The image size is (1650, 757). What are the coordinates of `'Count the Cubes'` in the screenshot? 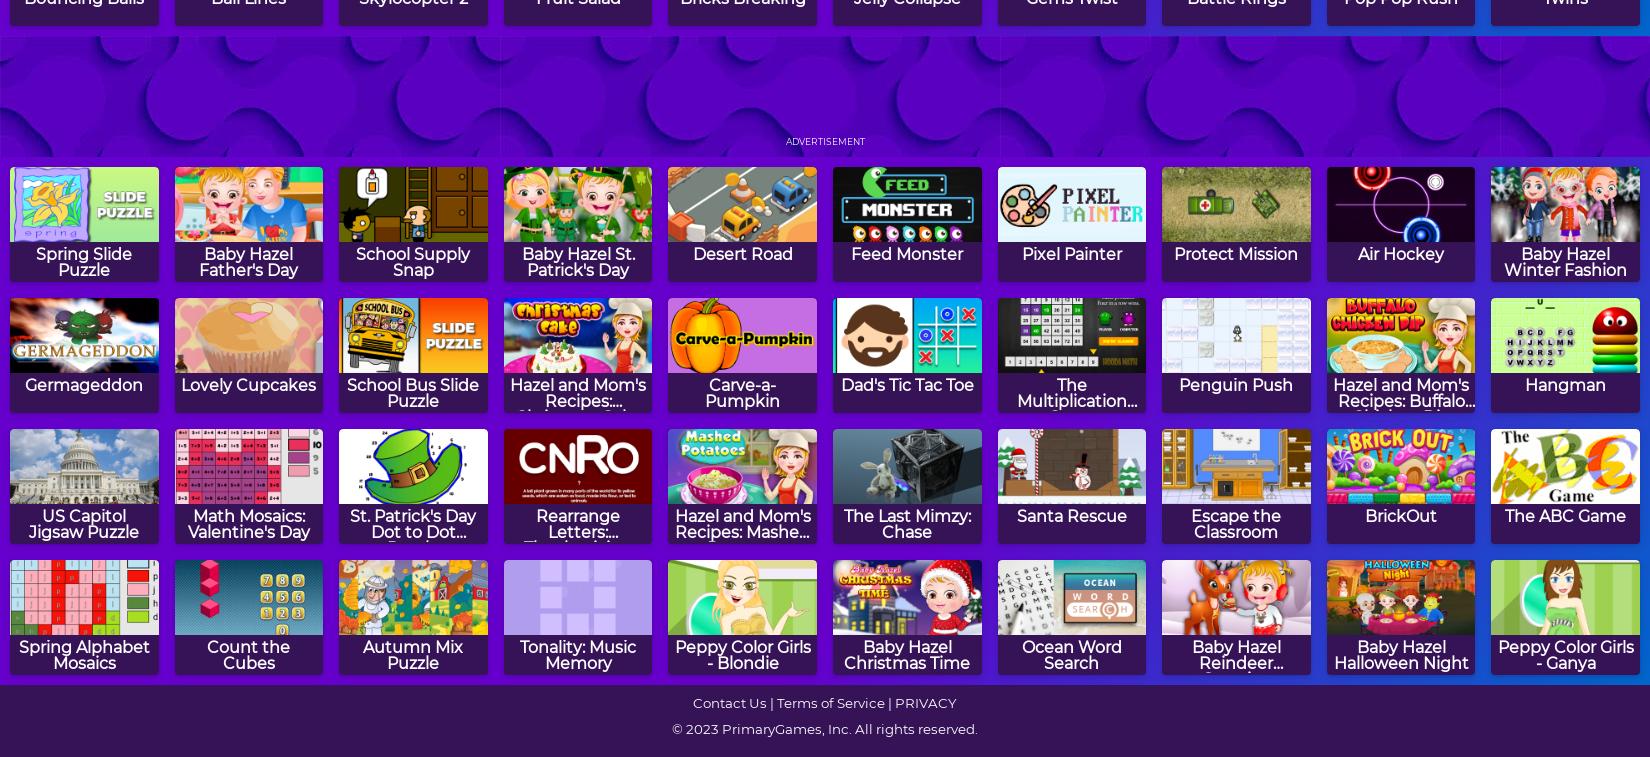 It's located at (207, 655).